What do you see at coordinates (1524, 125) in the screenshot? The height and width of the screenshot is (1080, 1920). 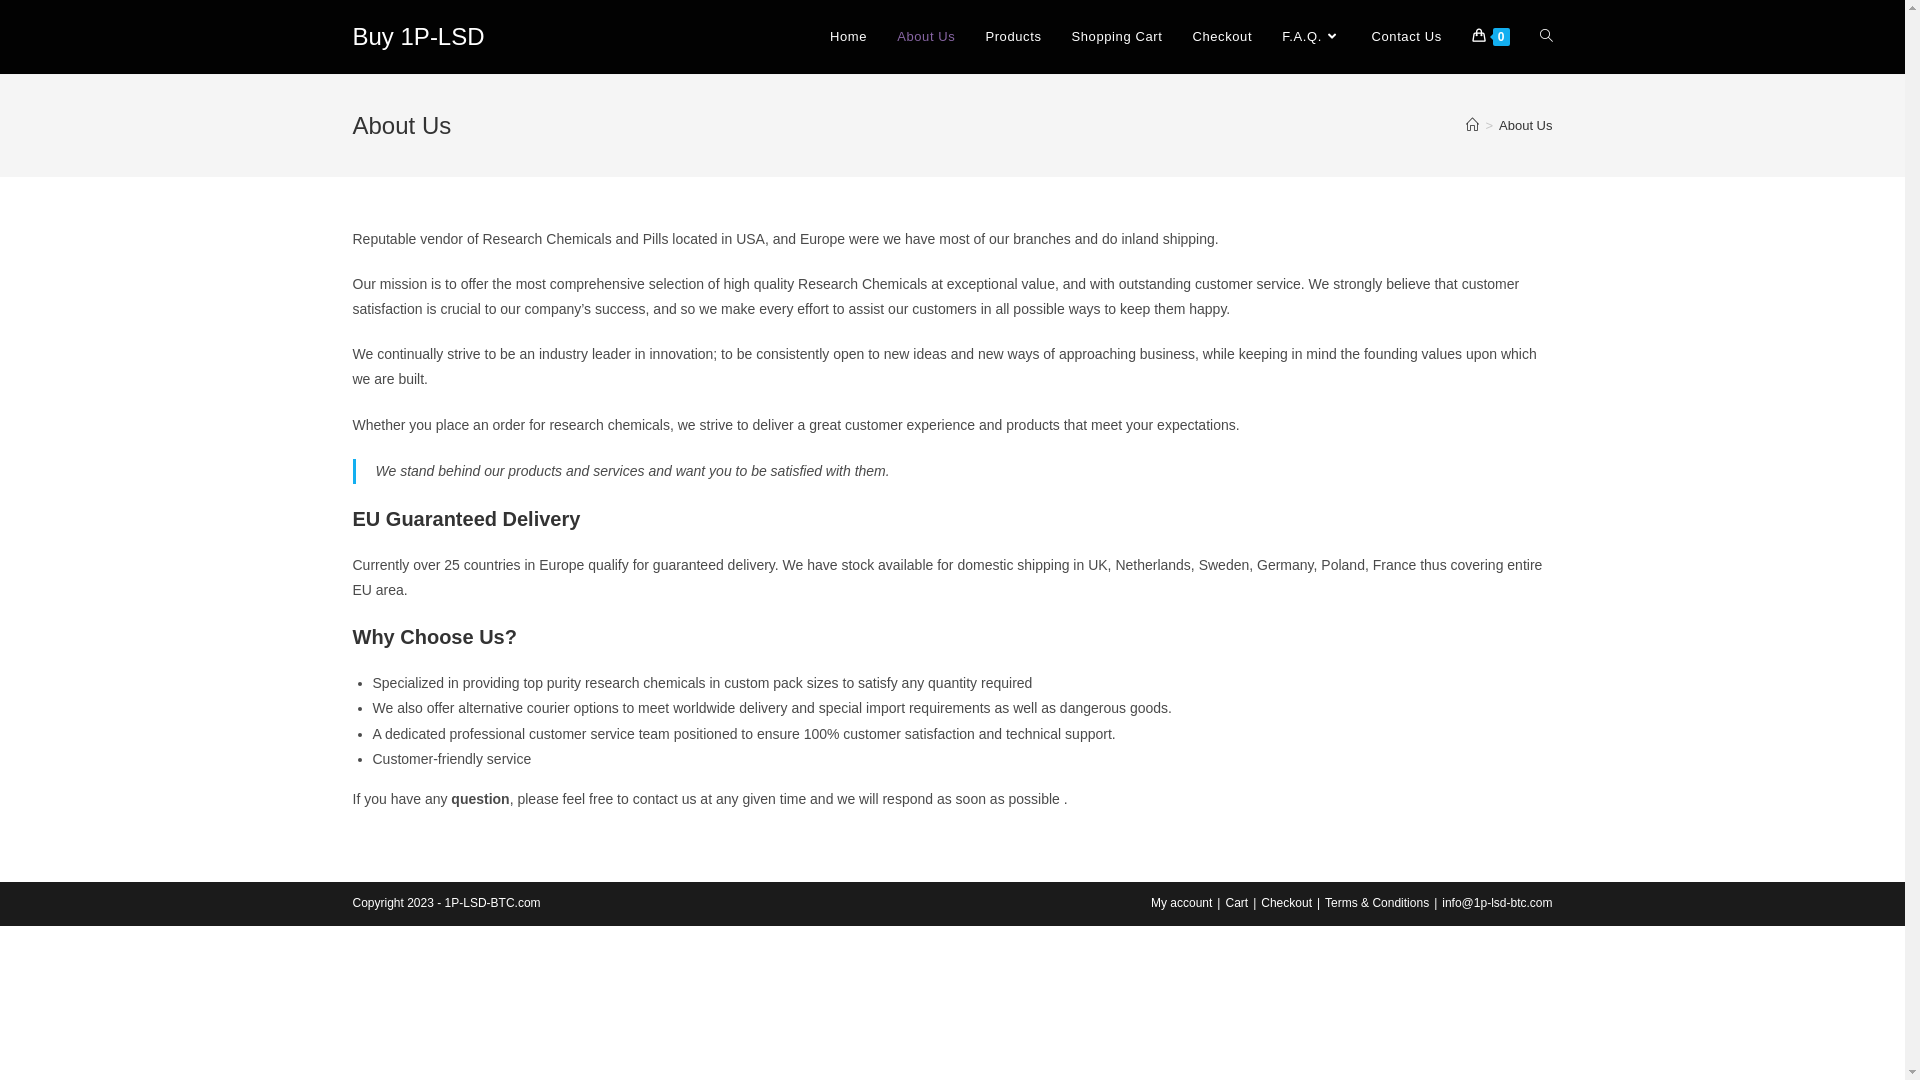 I see `'About Us'` at bounding box center [1524, 125].